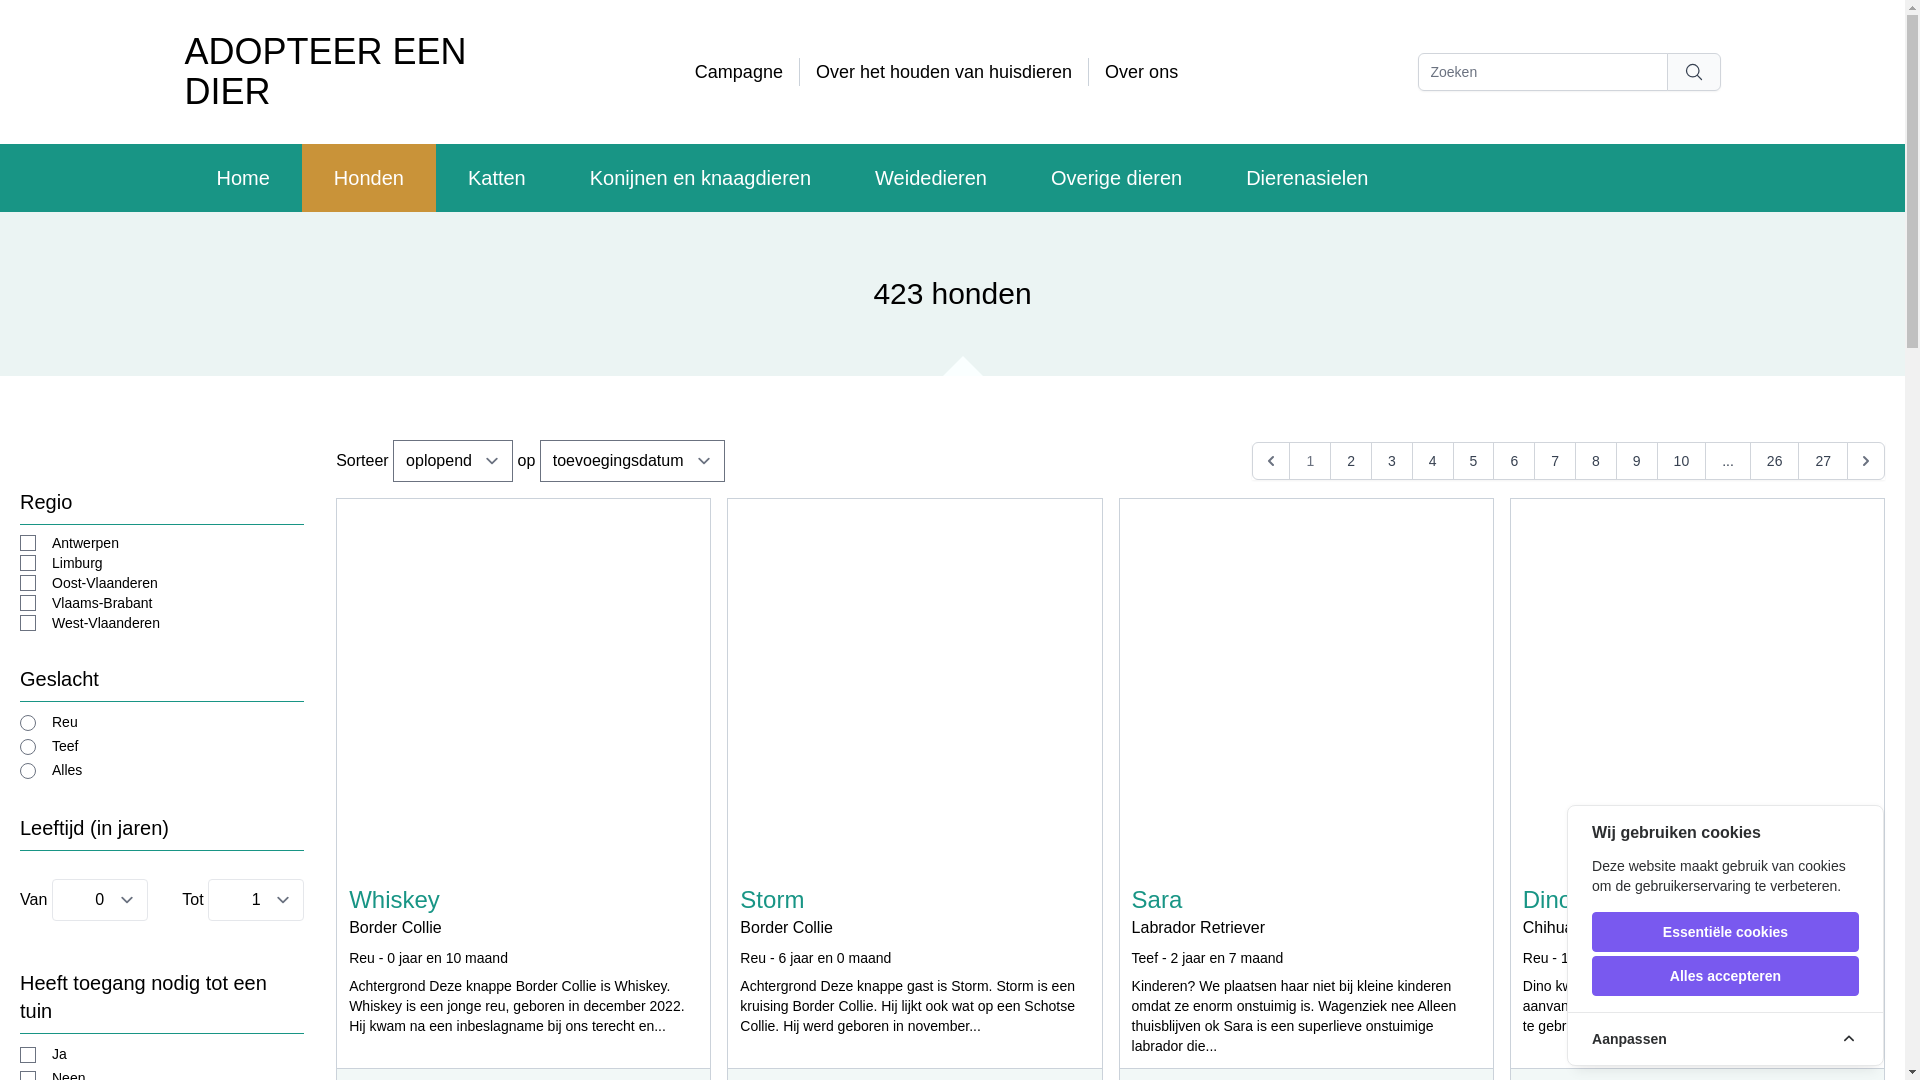 This screenshot has width=1920, height=1080. I want to click on 'Over ons', so click(1141, 71).